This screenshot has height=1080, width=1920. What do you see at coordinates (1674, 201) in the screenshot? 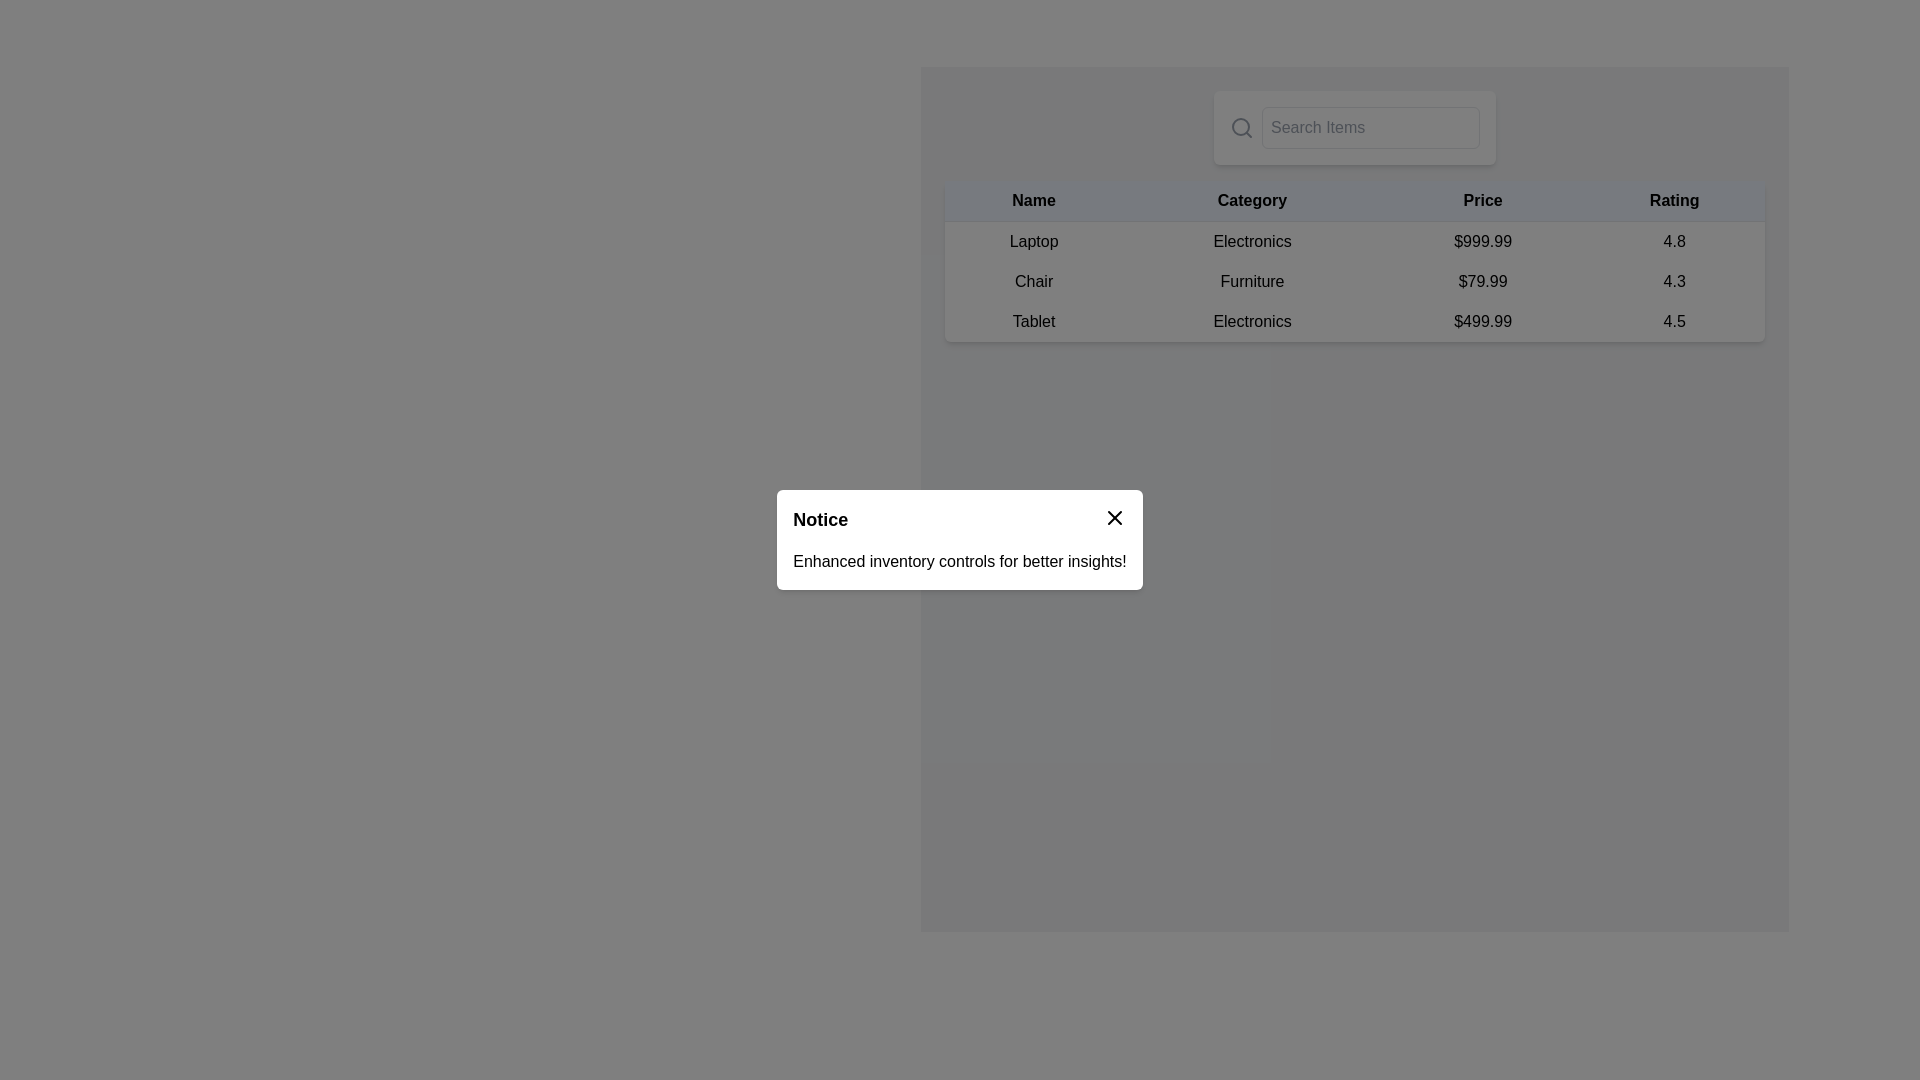
I see `the 'Rating' table header, which is the last column header in a table displaying item ratings, positioned to the far right of 'Price'` at bounding box center [1674, 201].